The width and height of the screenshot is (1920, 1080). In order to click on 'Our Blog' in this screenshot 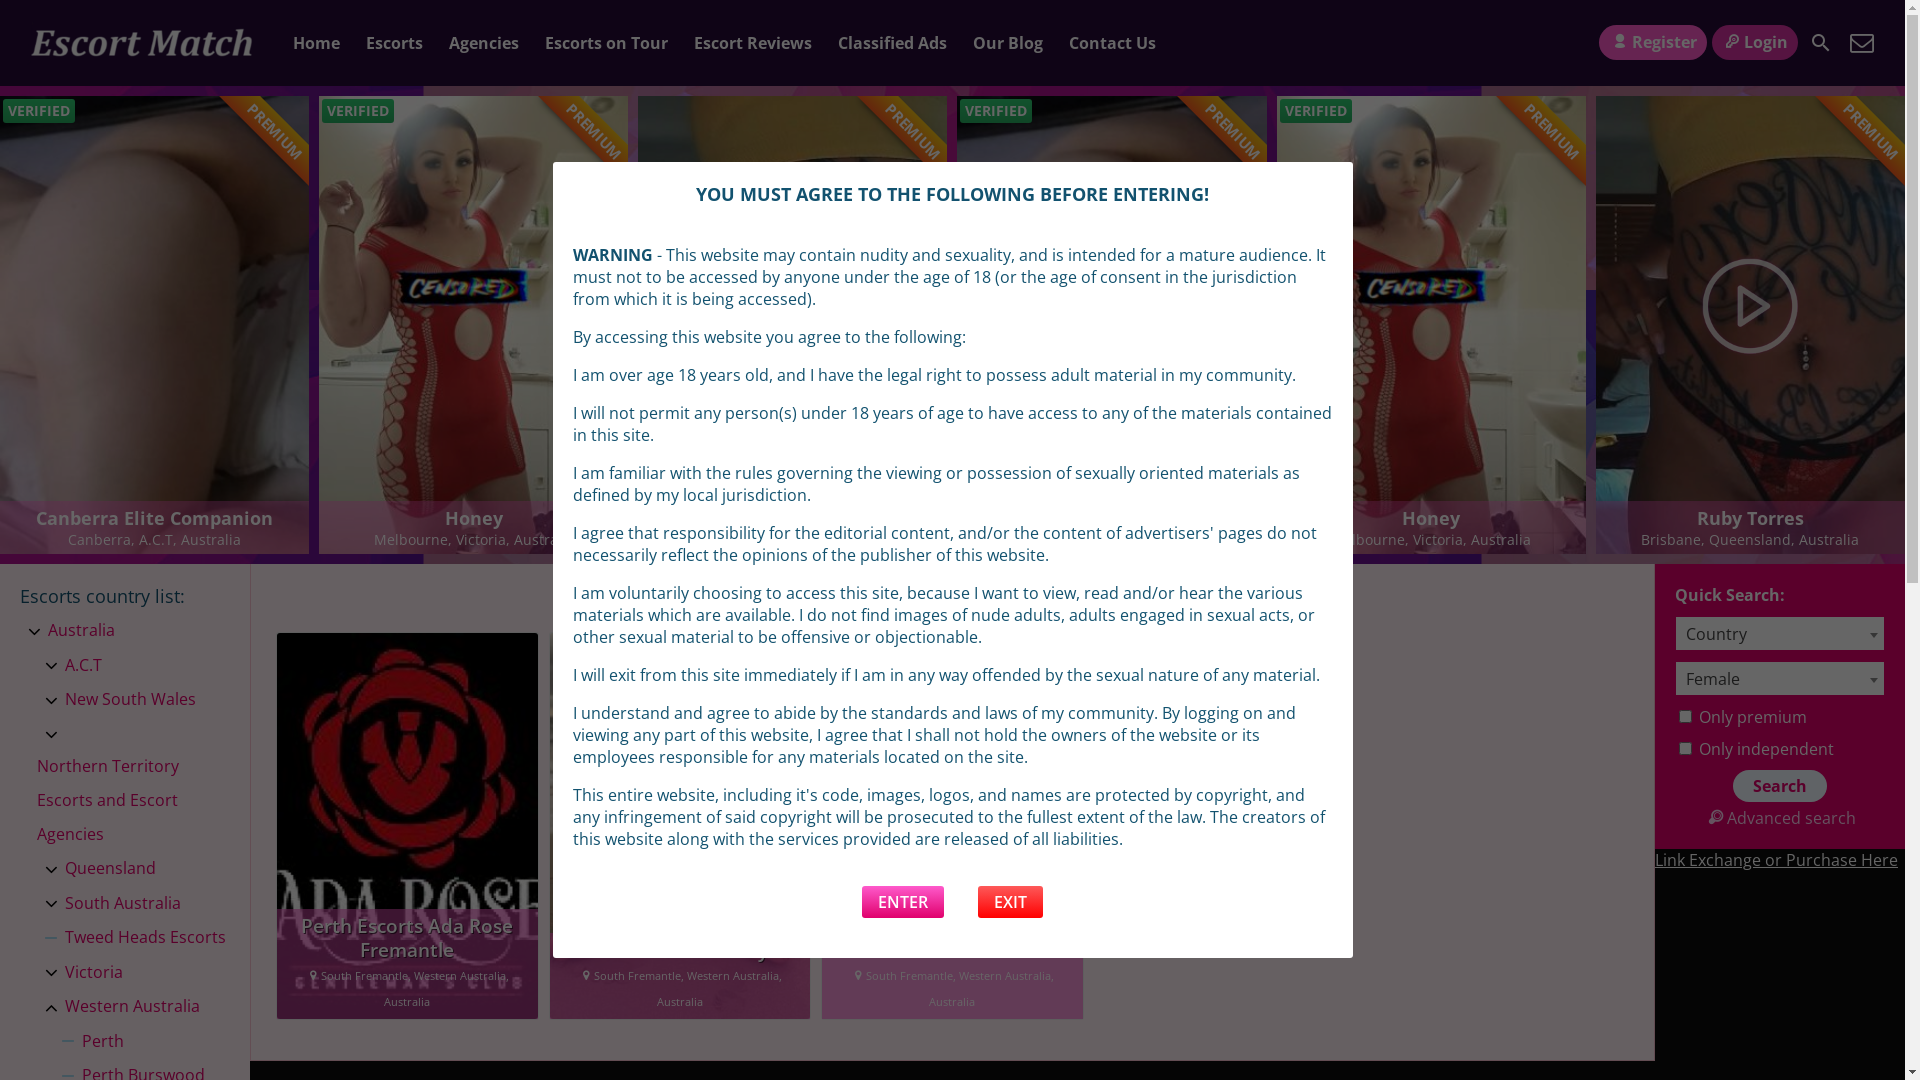, I will do `click(1008, 43)`.